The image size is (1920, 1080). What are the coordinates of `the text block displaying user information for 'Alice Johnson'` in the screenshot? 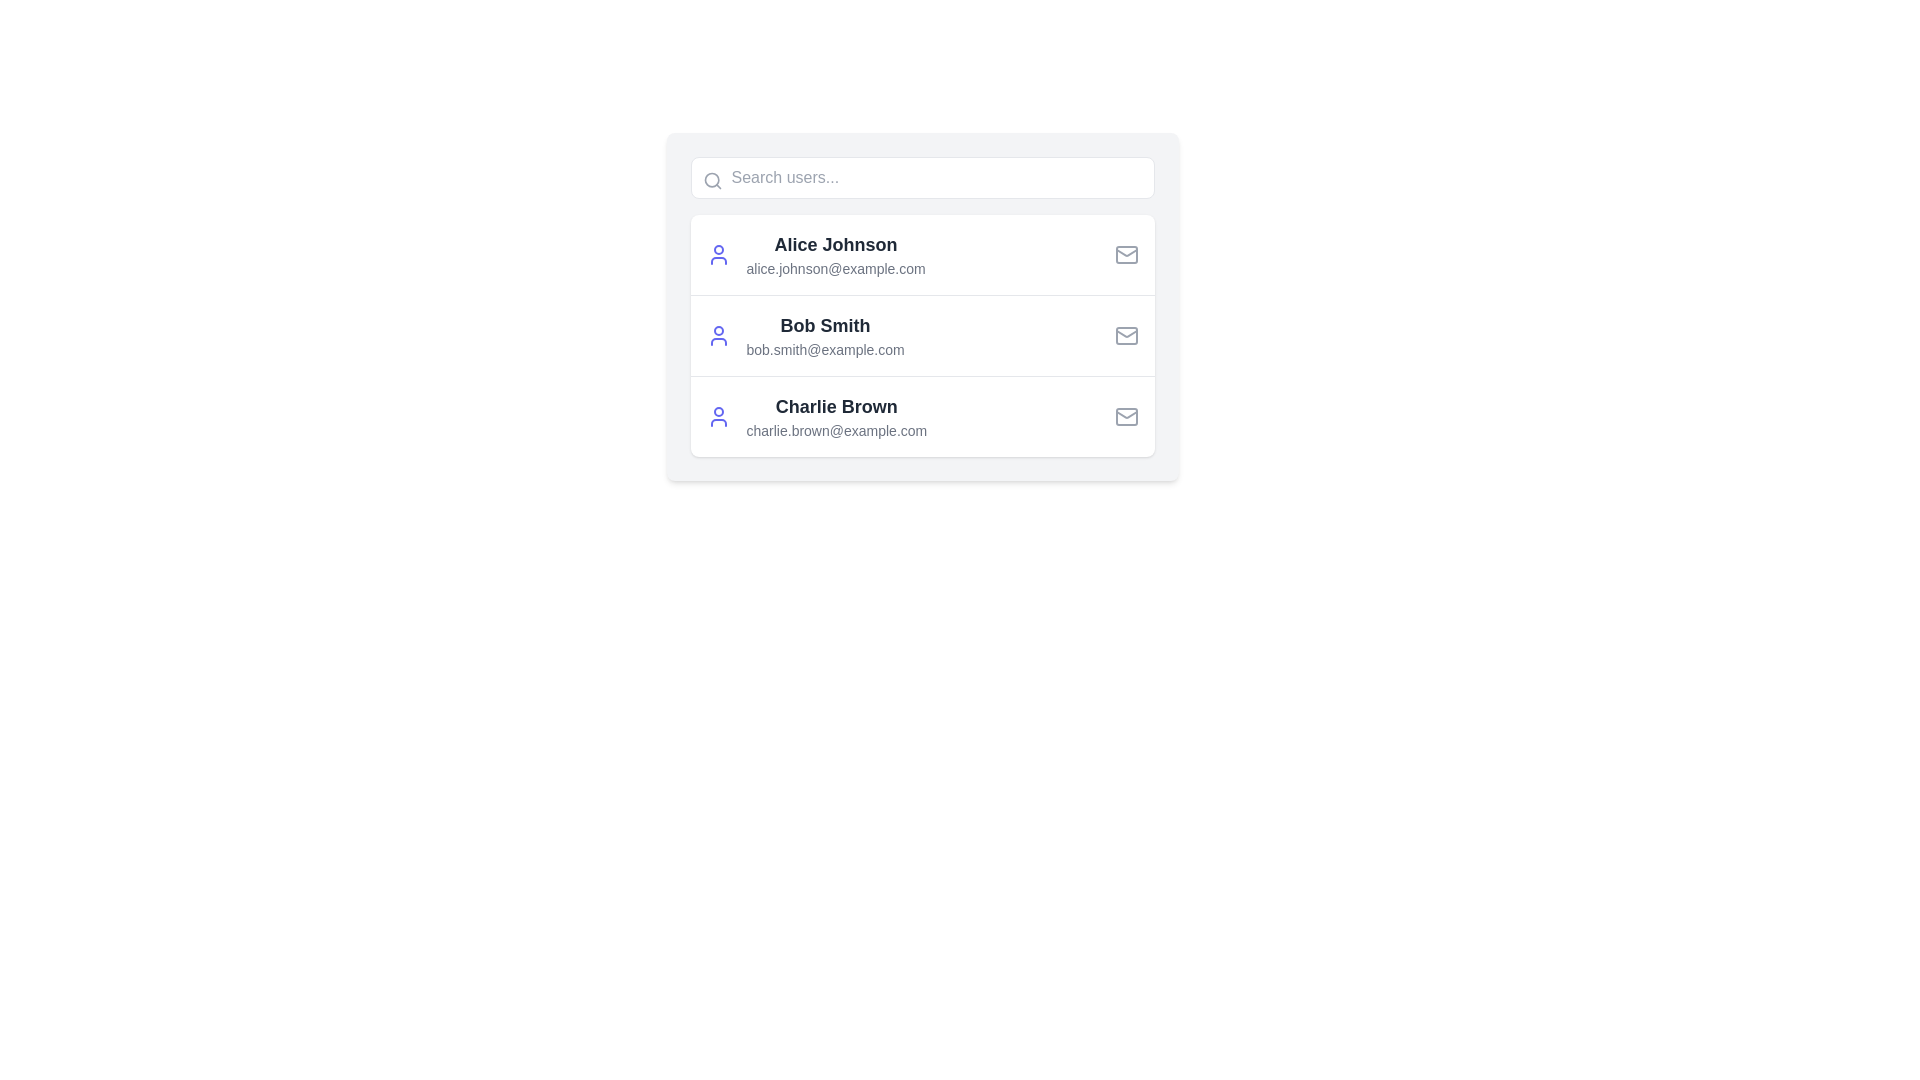 It's located at (836, 253).